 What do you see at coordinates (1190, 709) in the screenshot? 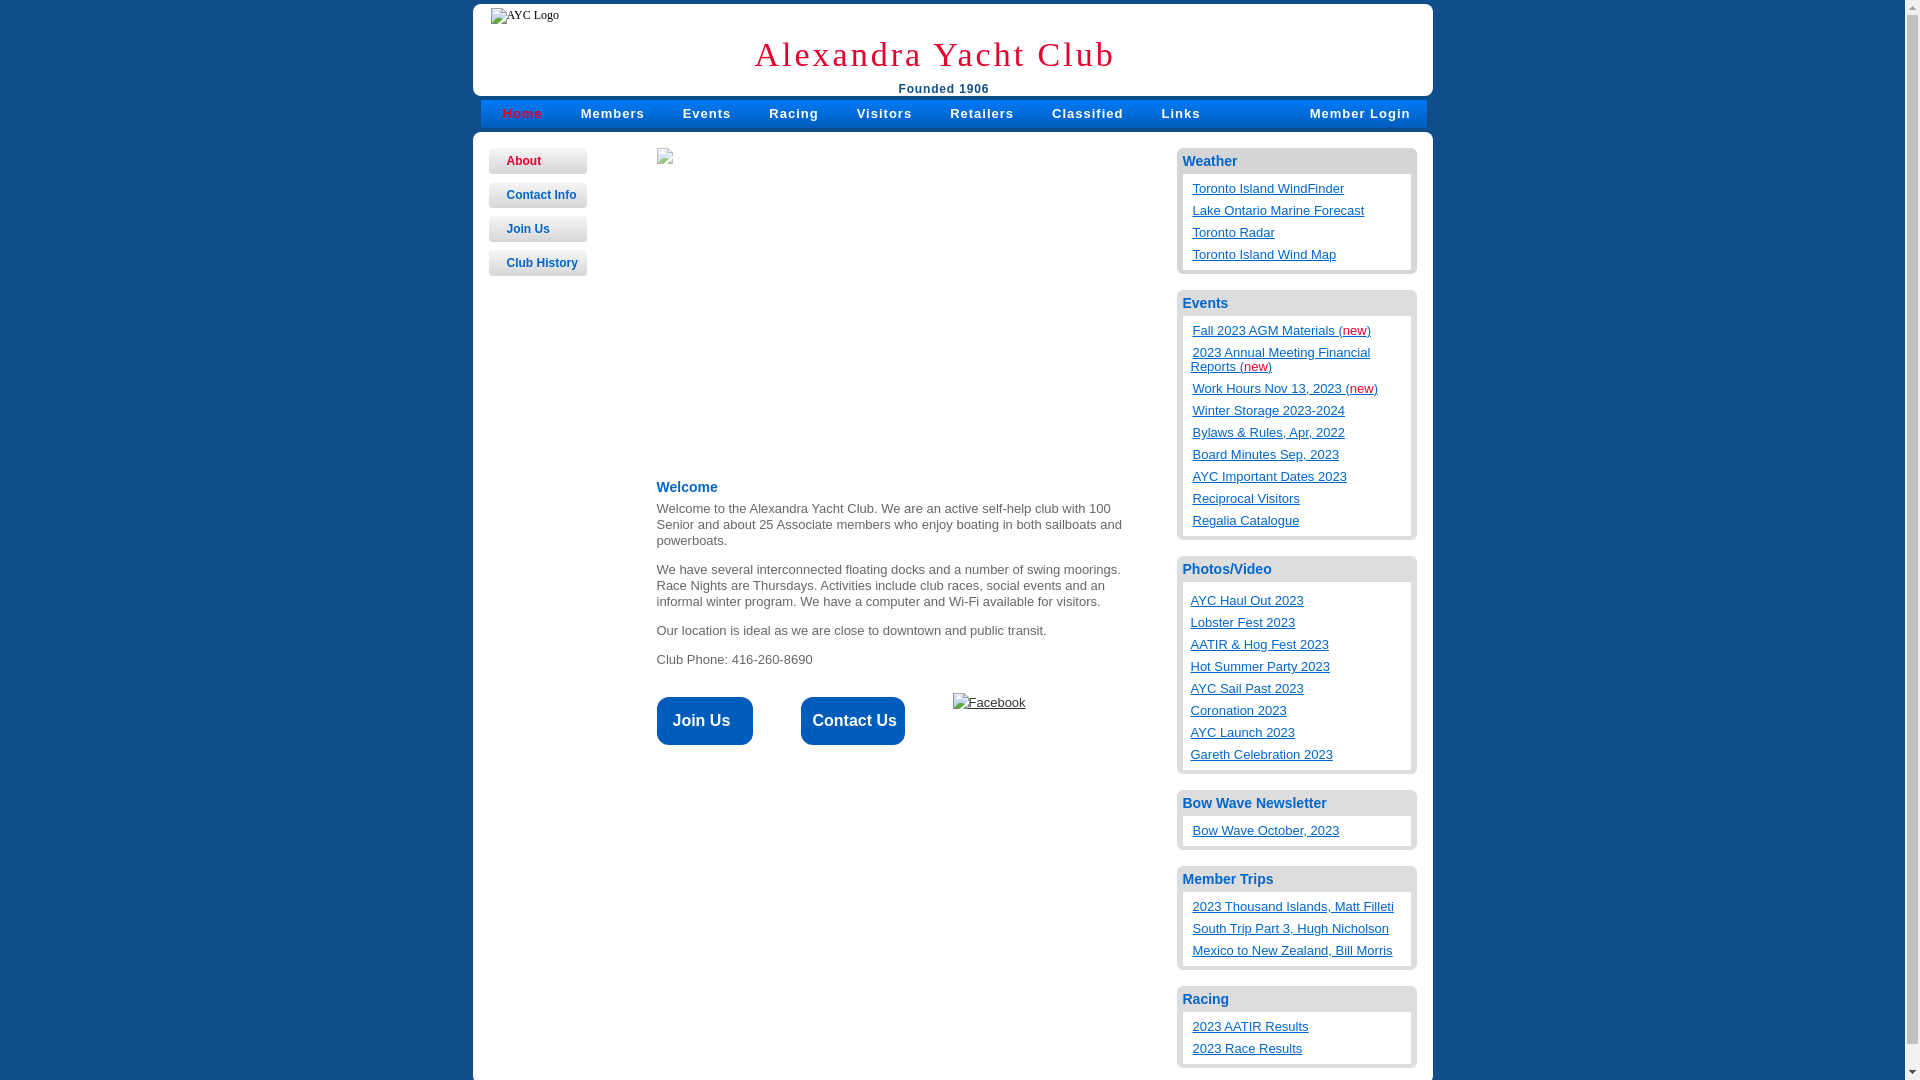
I see `'Coronation 2023'` at bounding box center [1190, 709].